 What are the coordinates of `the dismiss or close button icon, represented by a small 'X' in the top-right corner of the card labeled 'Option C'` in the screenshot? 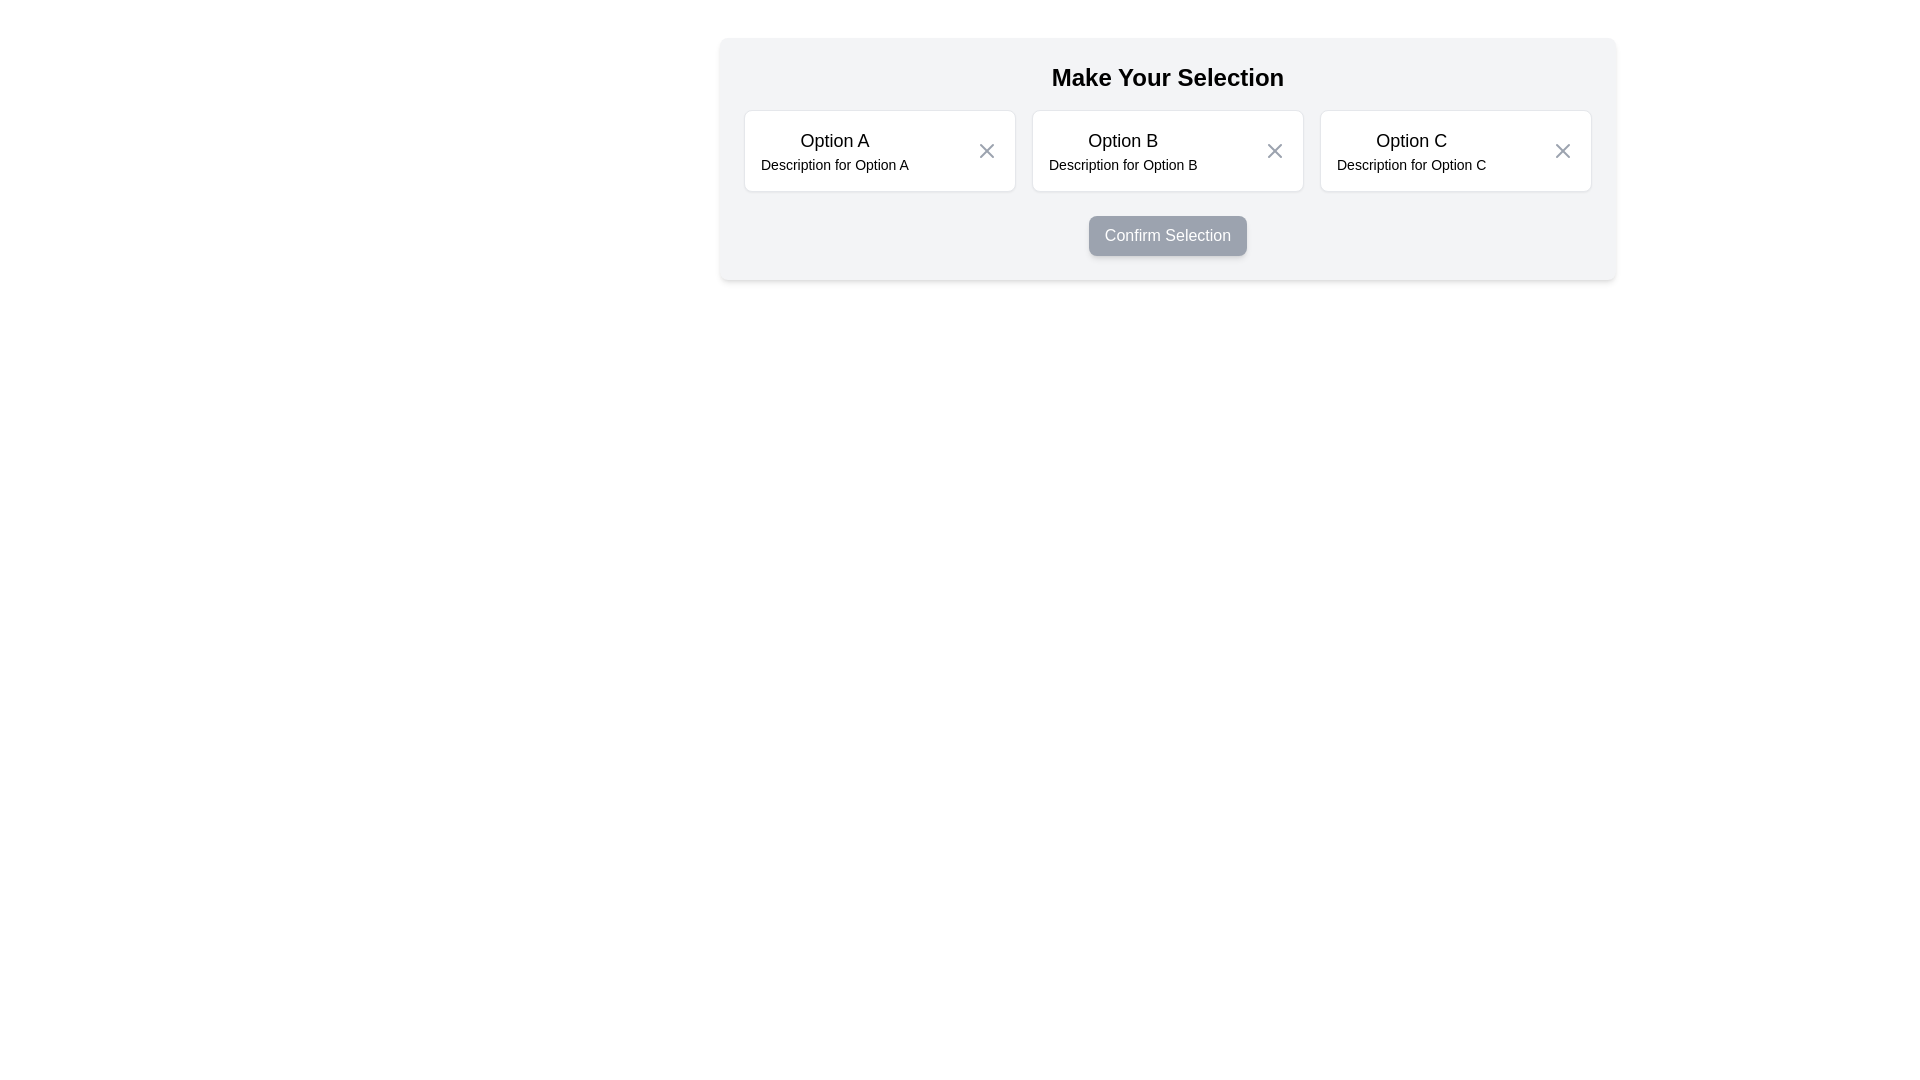 It's located at (1562, 149).